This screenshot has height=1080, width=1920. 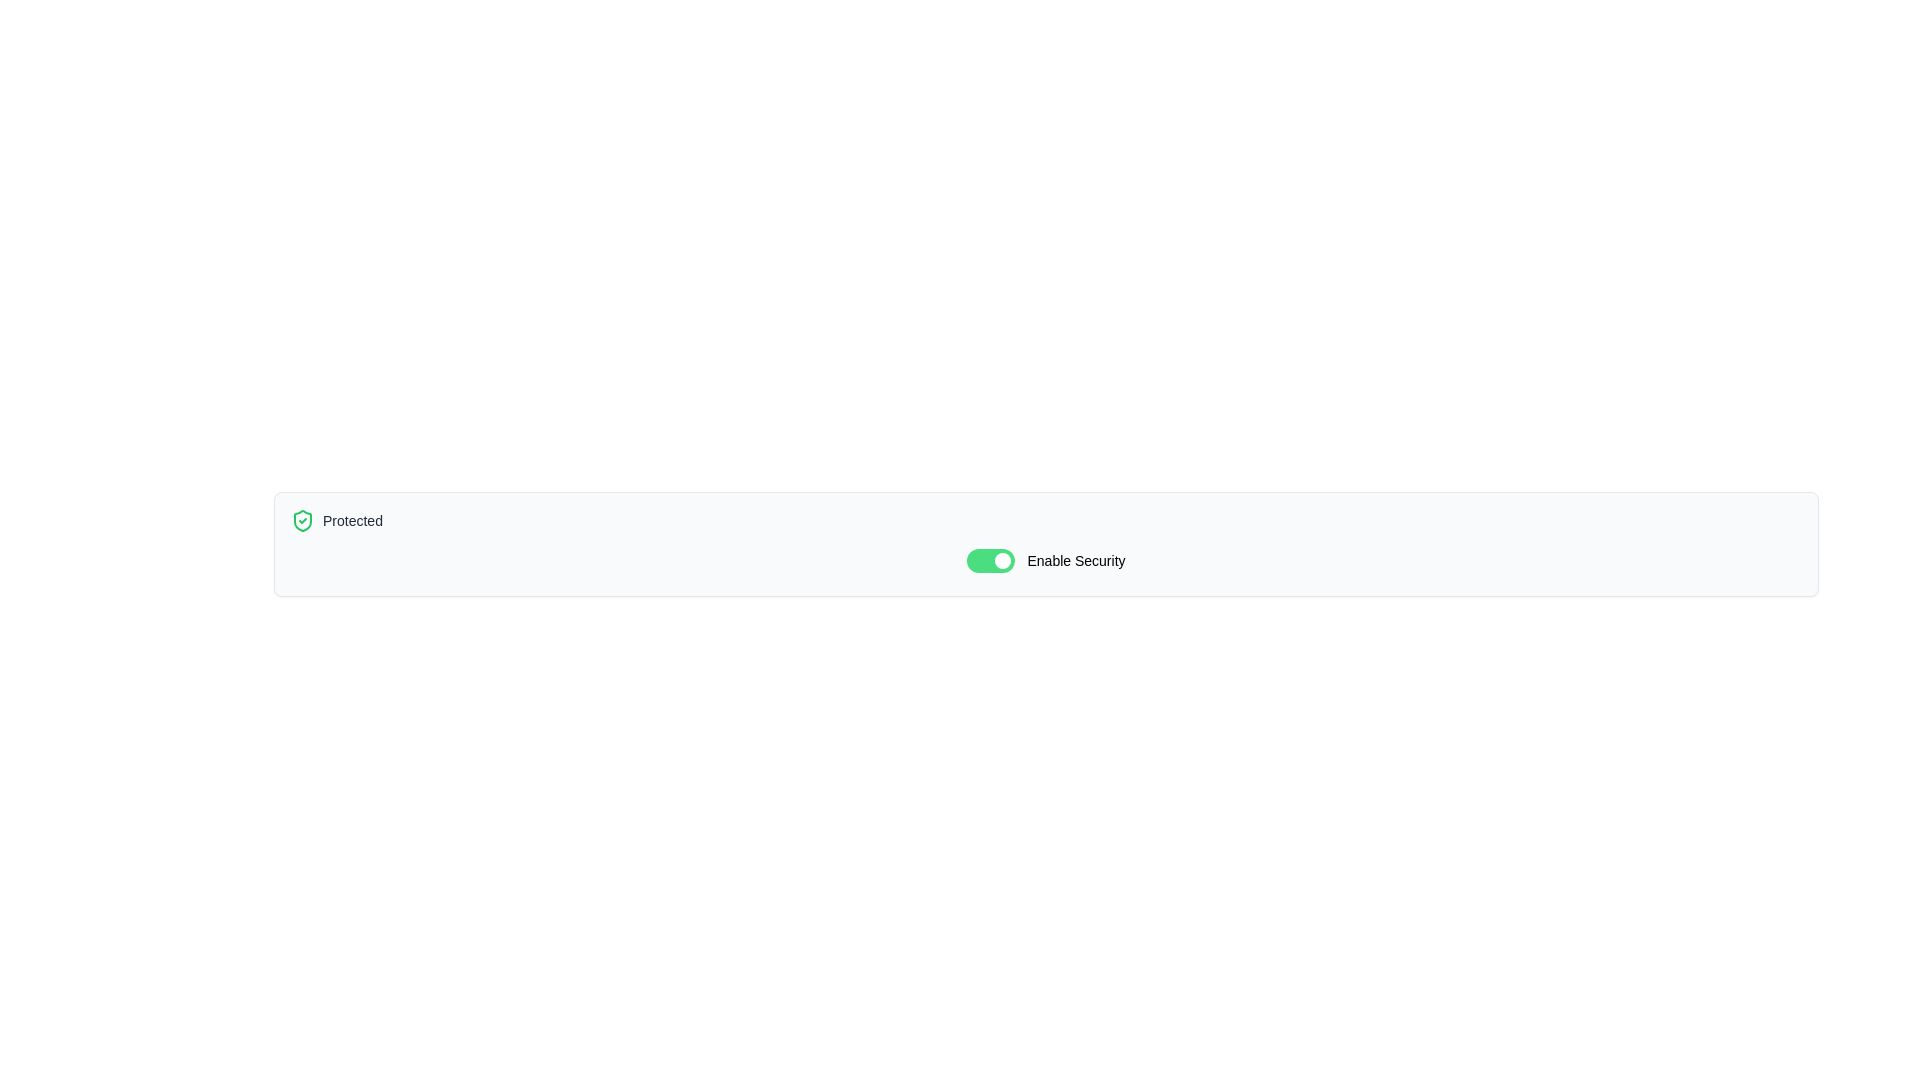 I want to click on the circular white switch handle from the right edge of the green switch component labeled 'Enable Security', so click(x=952, y=560).